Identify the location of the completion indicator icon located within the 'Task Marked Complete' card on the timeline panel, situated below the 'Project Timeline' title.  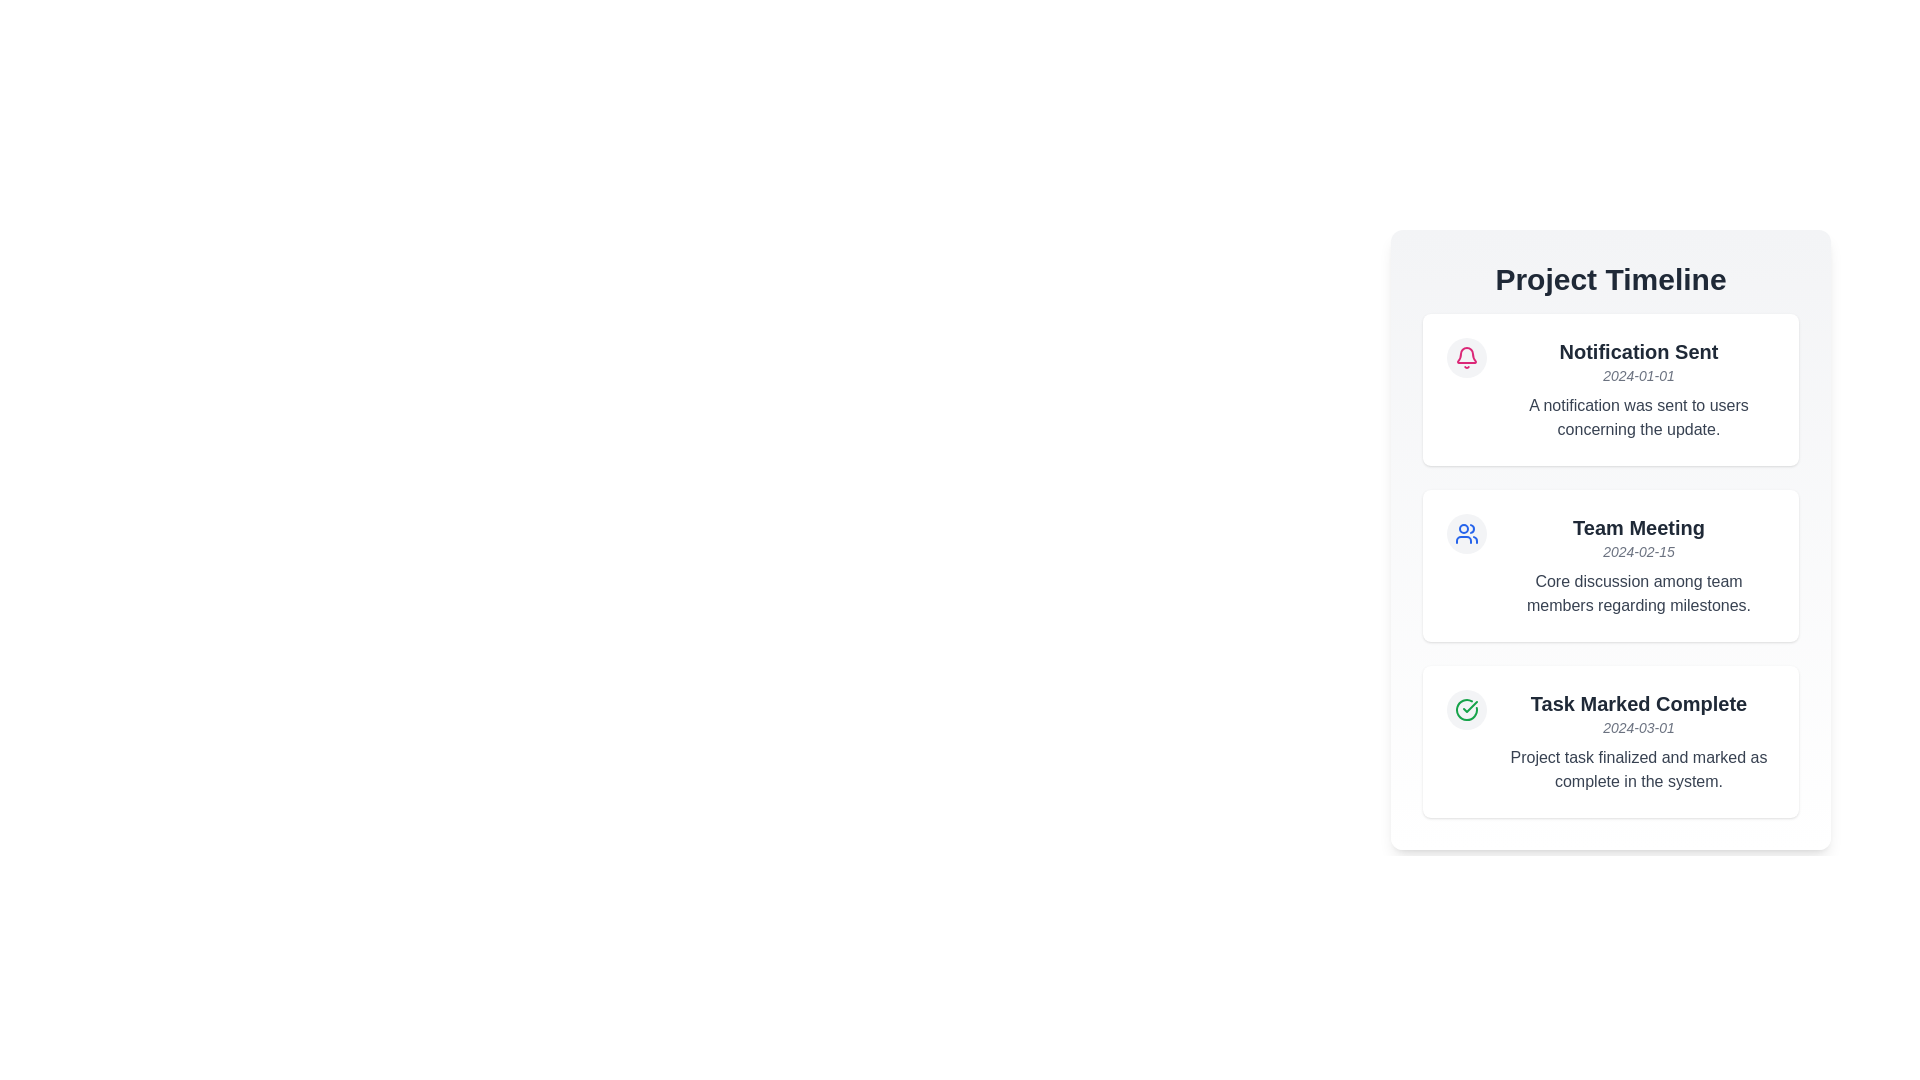
(1467, 708).